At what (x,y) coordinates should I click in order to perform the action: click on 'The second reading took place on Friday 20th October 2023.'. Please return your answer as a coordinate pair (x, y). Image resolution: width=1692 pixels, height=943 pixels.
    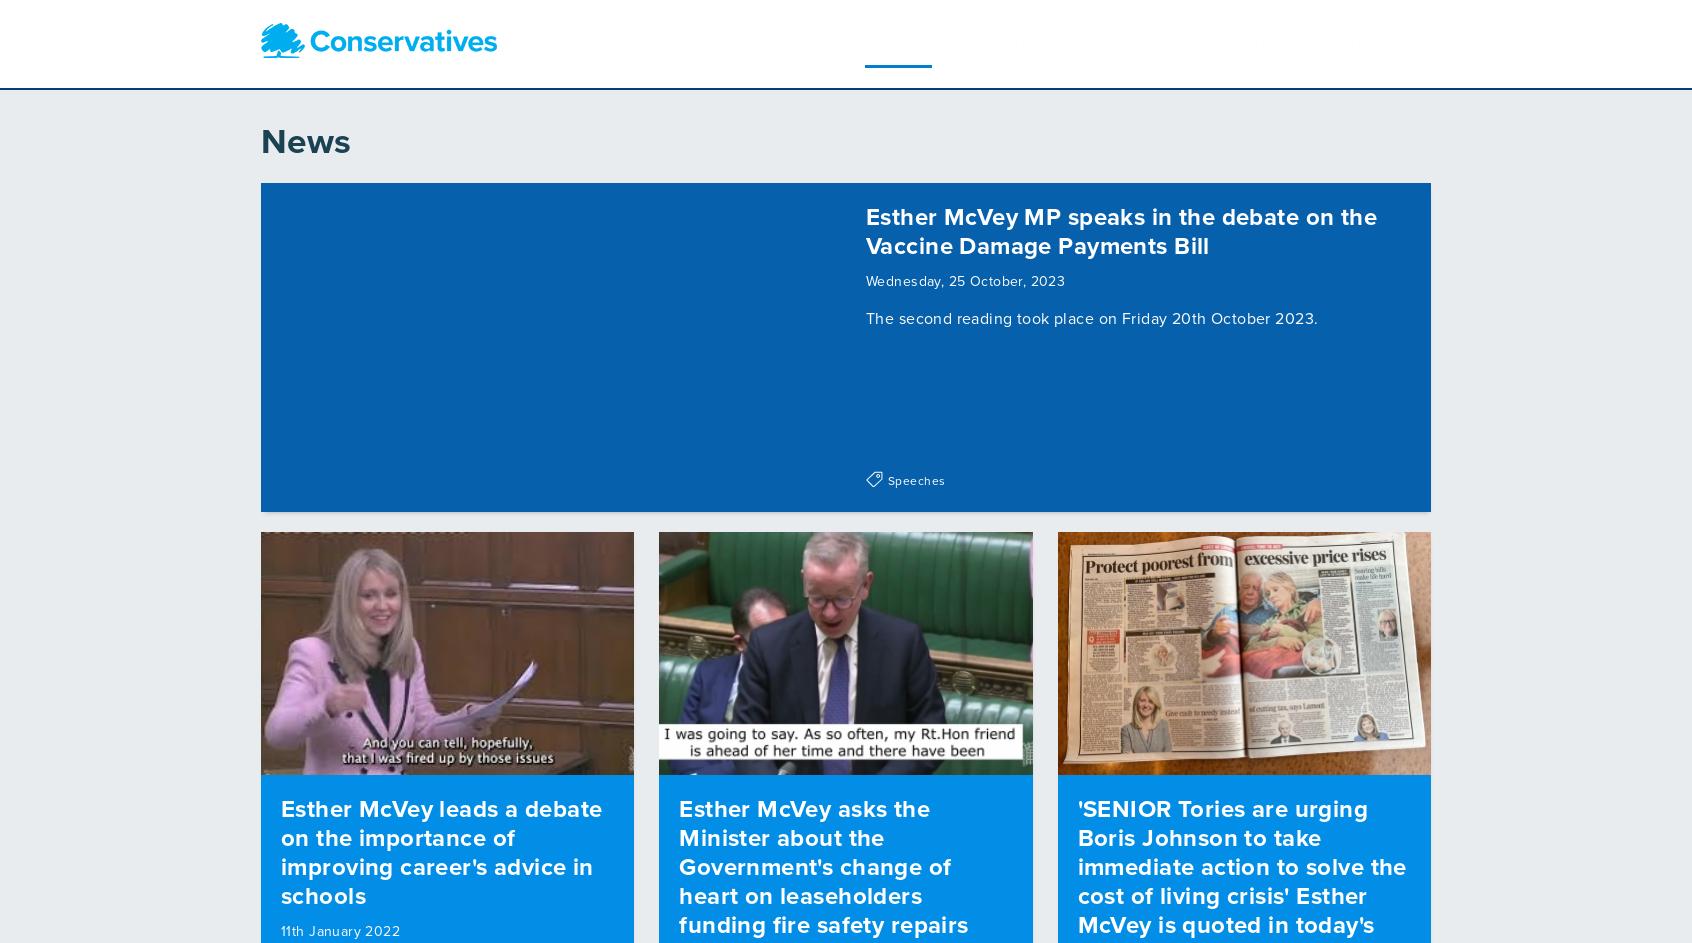
    Looking at the image, I should click on (1092, 311).